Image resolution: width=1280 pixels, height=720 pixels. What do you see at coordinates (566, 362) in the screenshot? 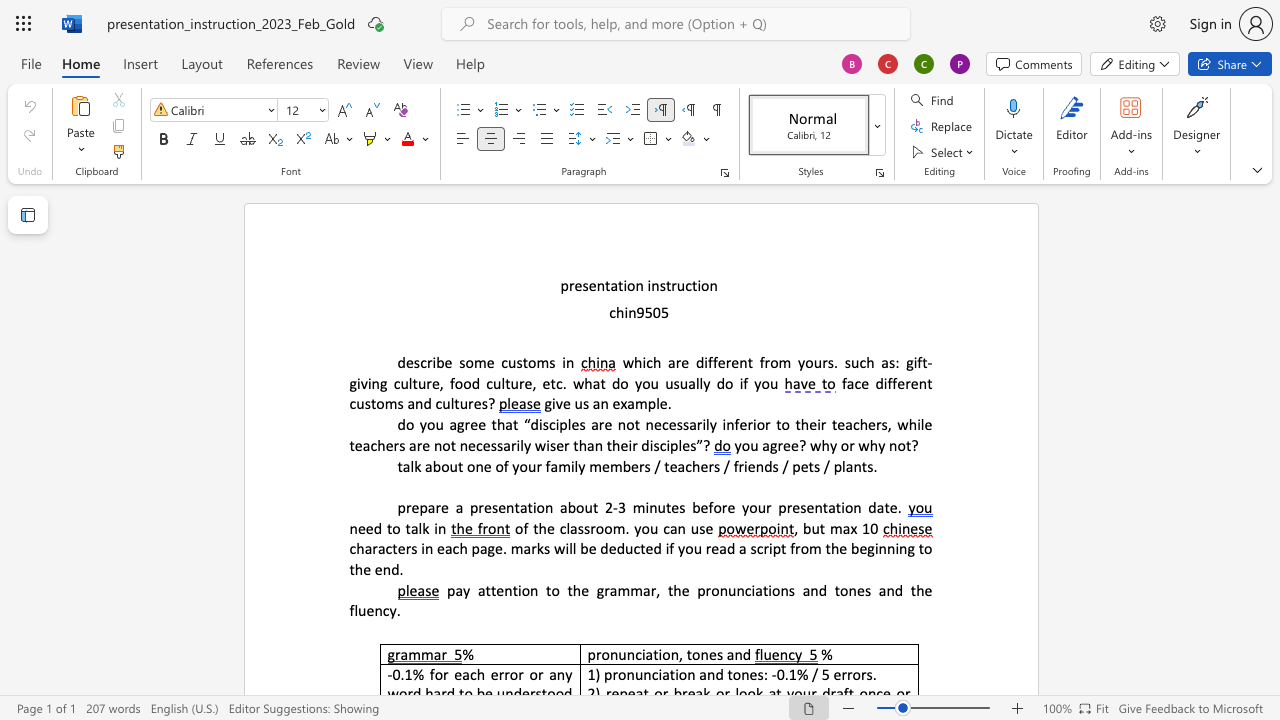
I see `the space between the continuous character "i" and "n" in the text` at bounding box center [566, 362].